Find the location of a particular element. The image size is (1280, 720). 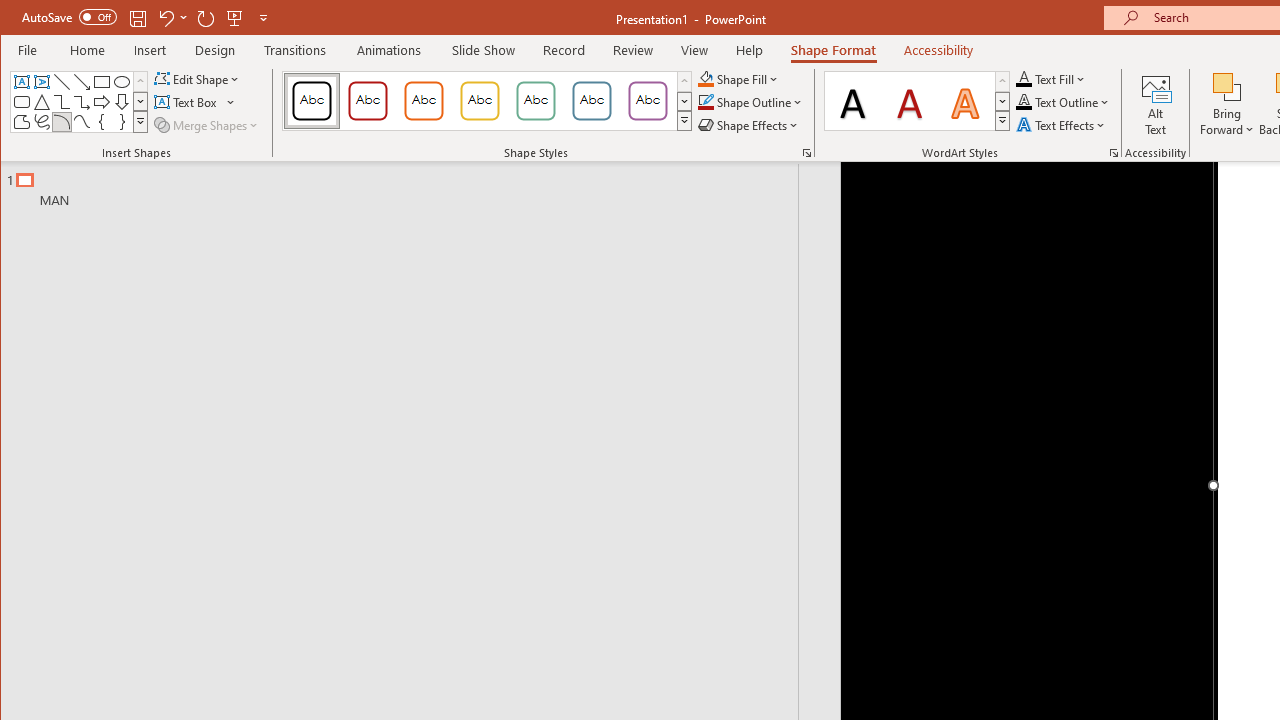

'Connector: Elbow Arrow' is located at coordinates (80, 102).